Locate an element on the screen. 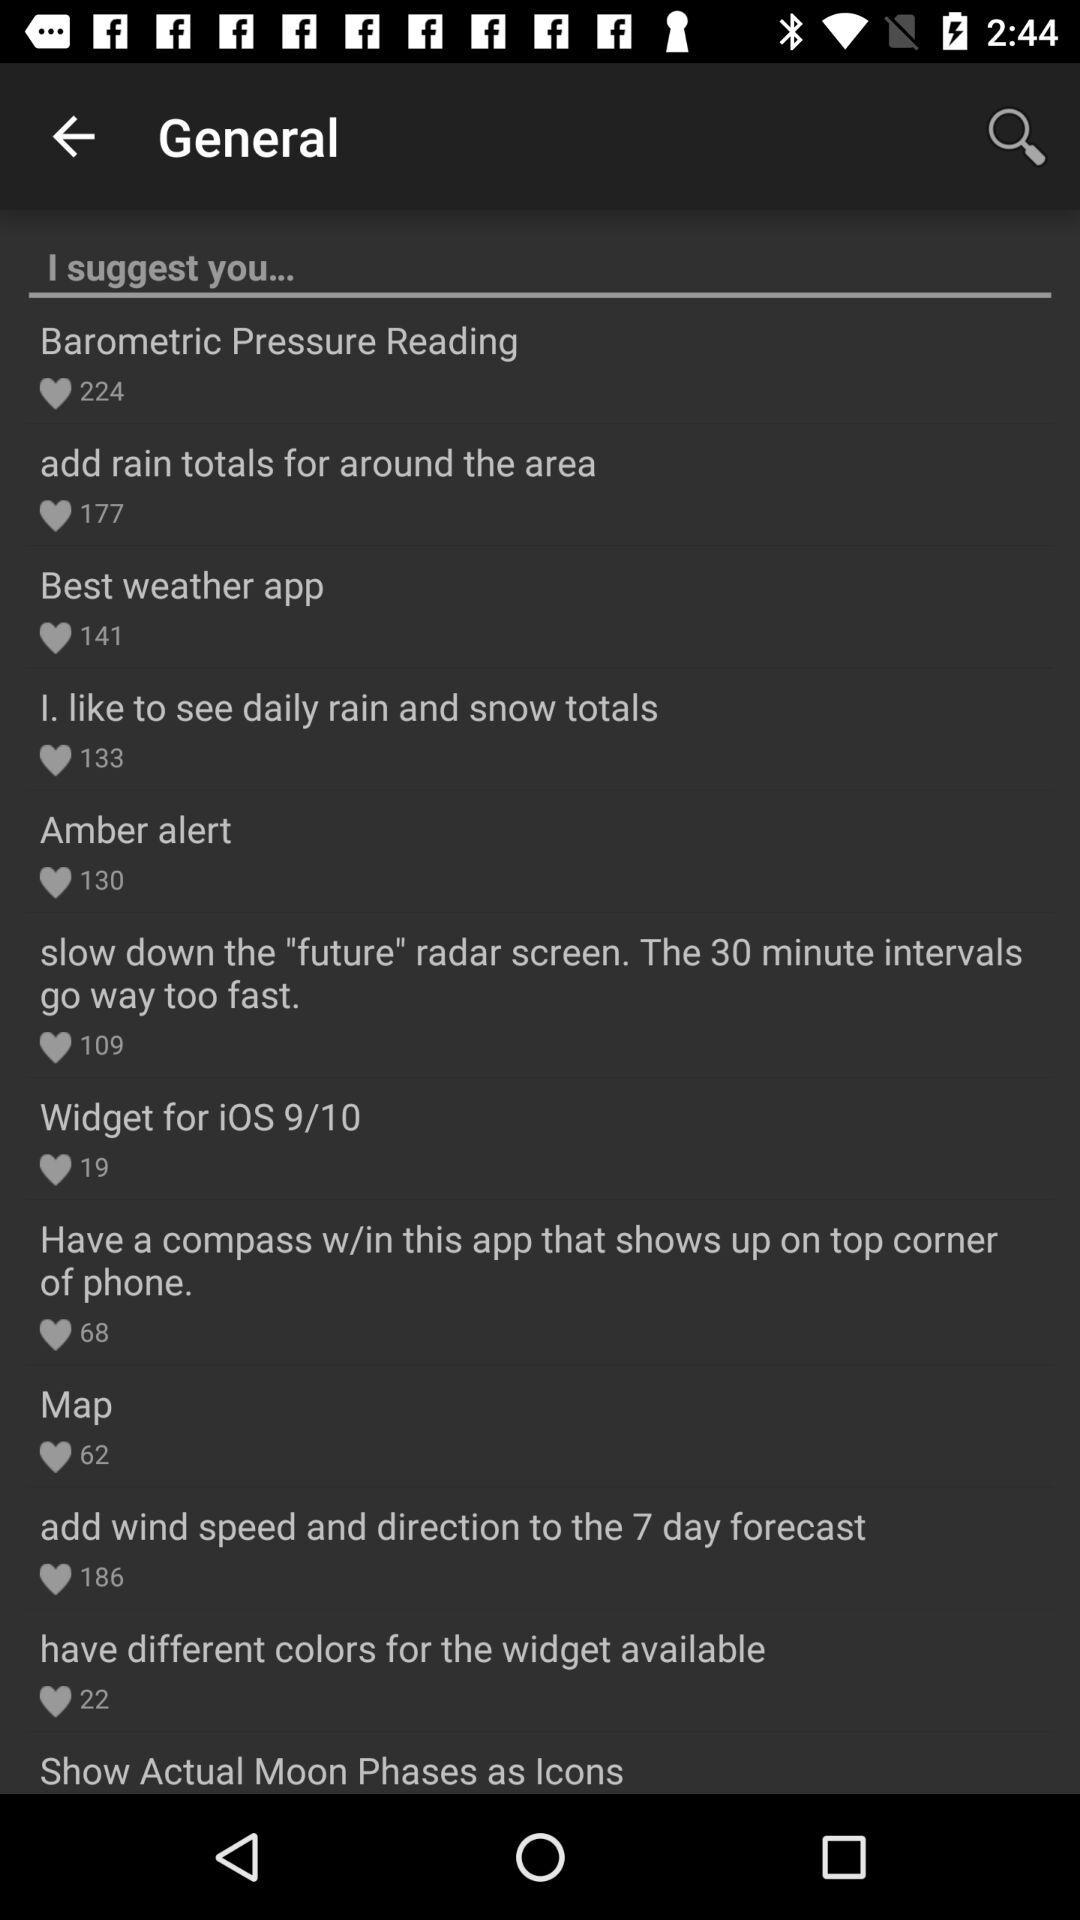  item below add wind speed item is located at coordinates (97, 1575).